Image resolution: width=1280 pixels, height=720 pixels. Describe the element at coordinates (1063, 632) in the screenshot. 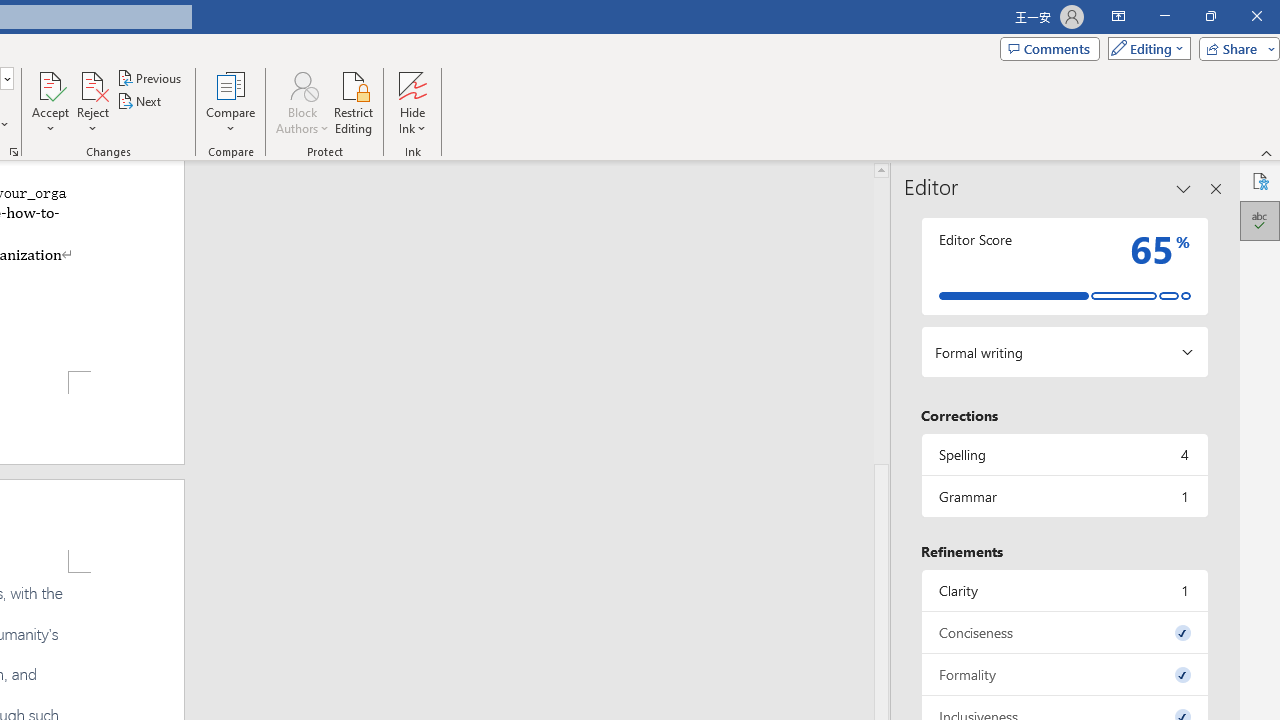

I see `'Conciseness, 0 issues. Press space or enter to review items.'` at that location.